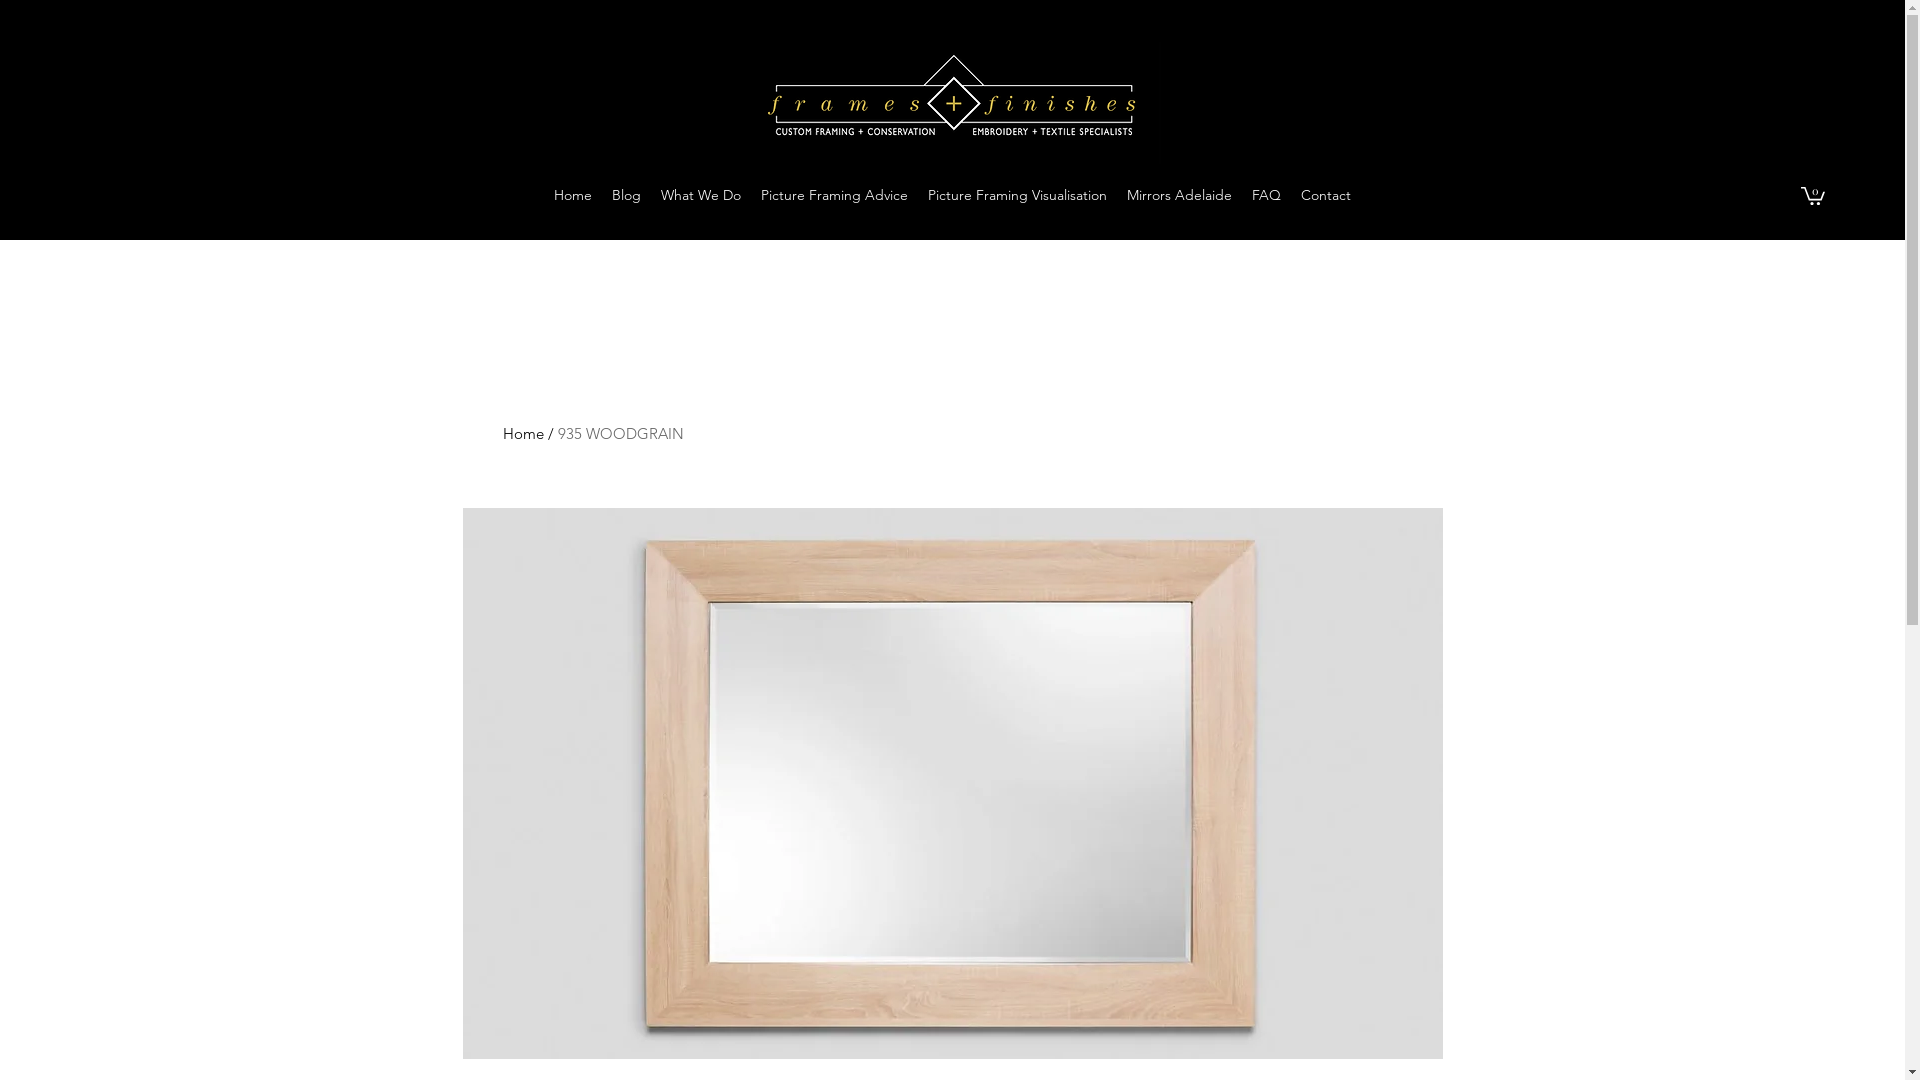 Image resolution: width=1920 pixels, height=1080 pixels. What do you see at coordinates (1800, 195) in the screenshot?
I see `'0'` at bounding box center [1800, 195].